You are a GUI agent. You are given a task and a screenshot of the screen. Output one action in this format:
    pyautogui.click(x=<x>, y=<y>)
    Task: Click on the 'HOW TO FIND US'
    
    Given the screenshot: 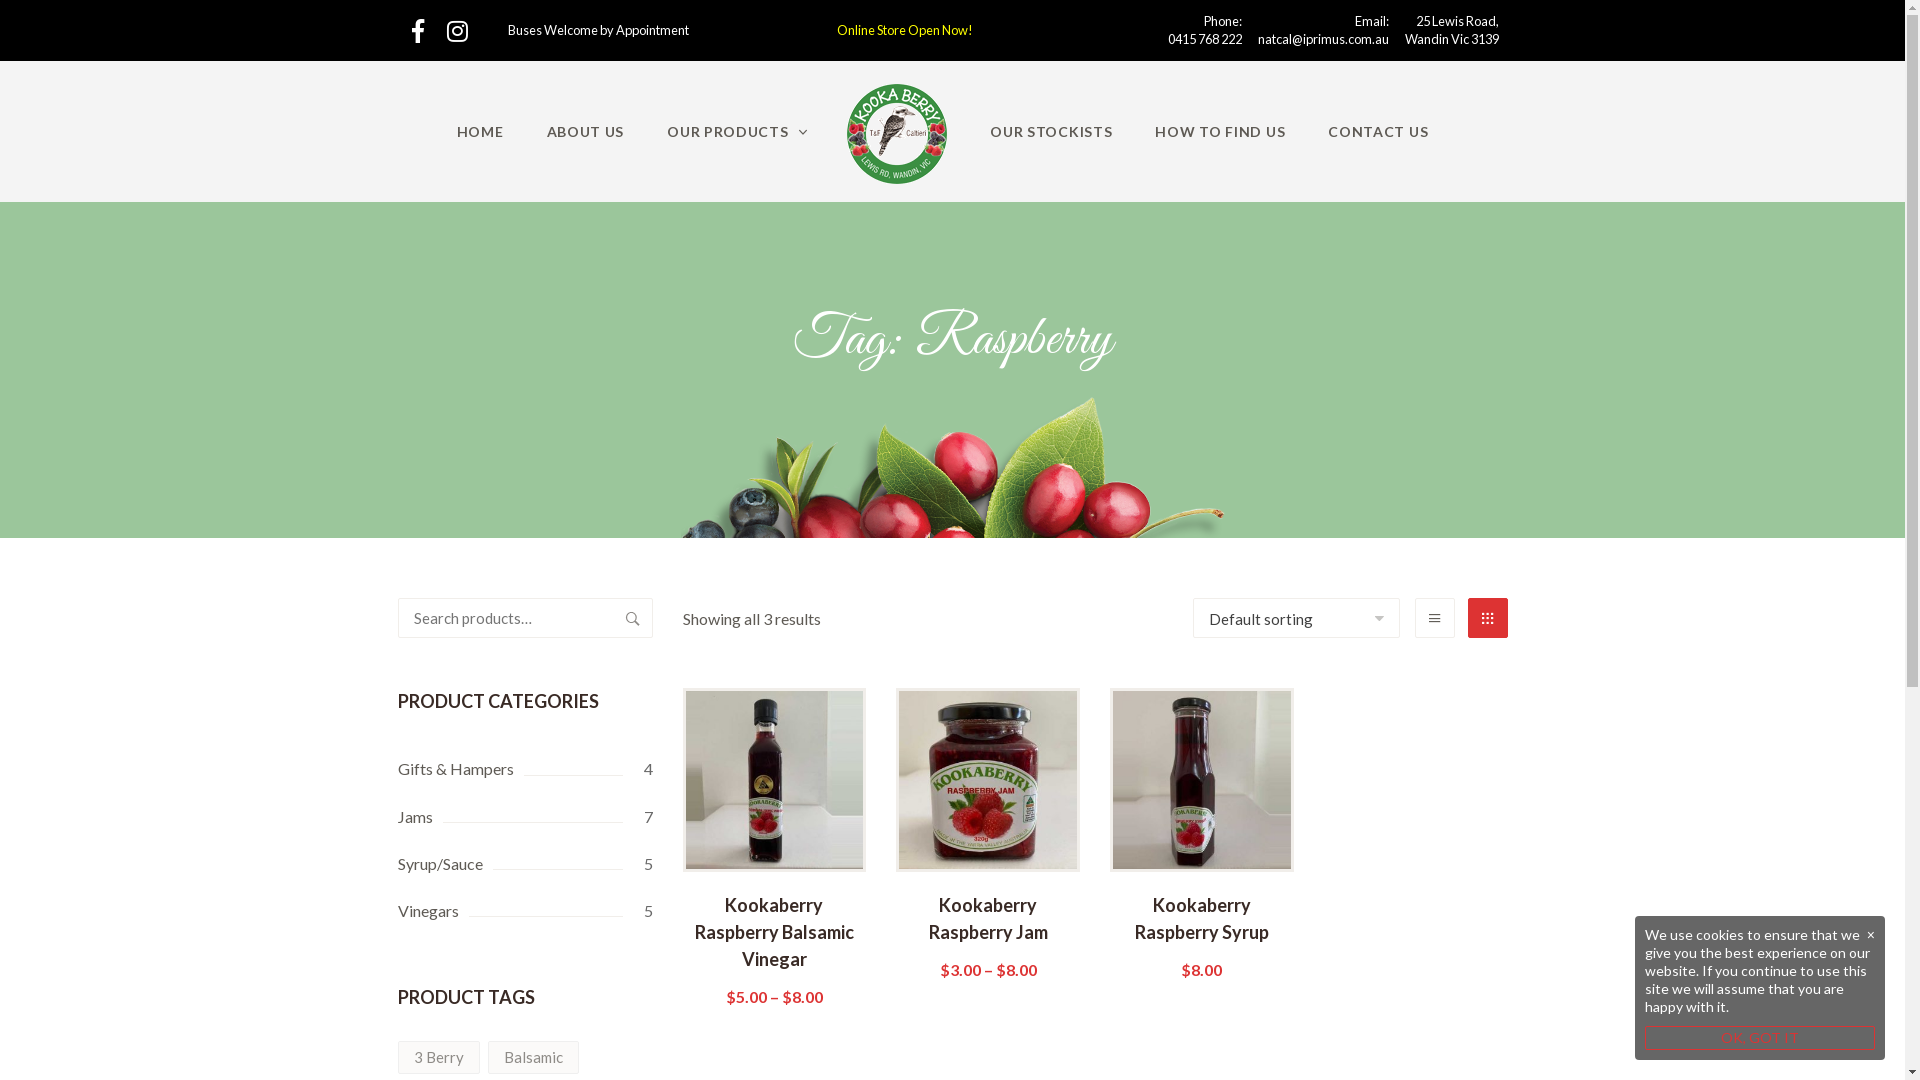 What is the action you would take?
    pyautogui.click(x=1218, y=131)
    